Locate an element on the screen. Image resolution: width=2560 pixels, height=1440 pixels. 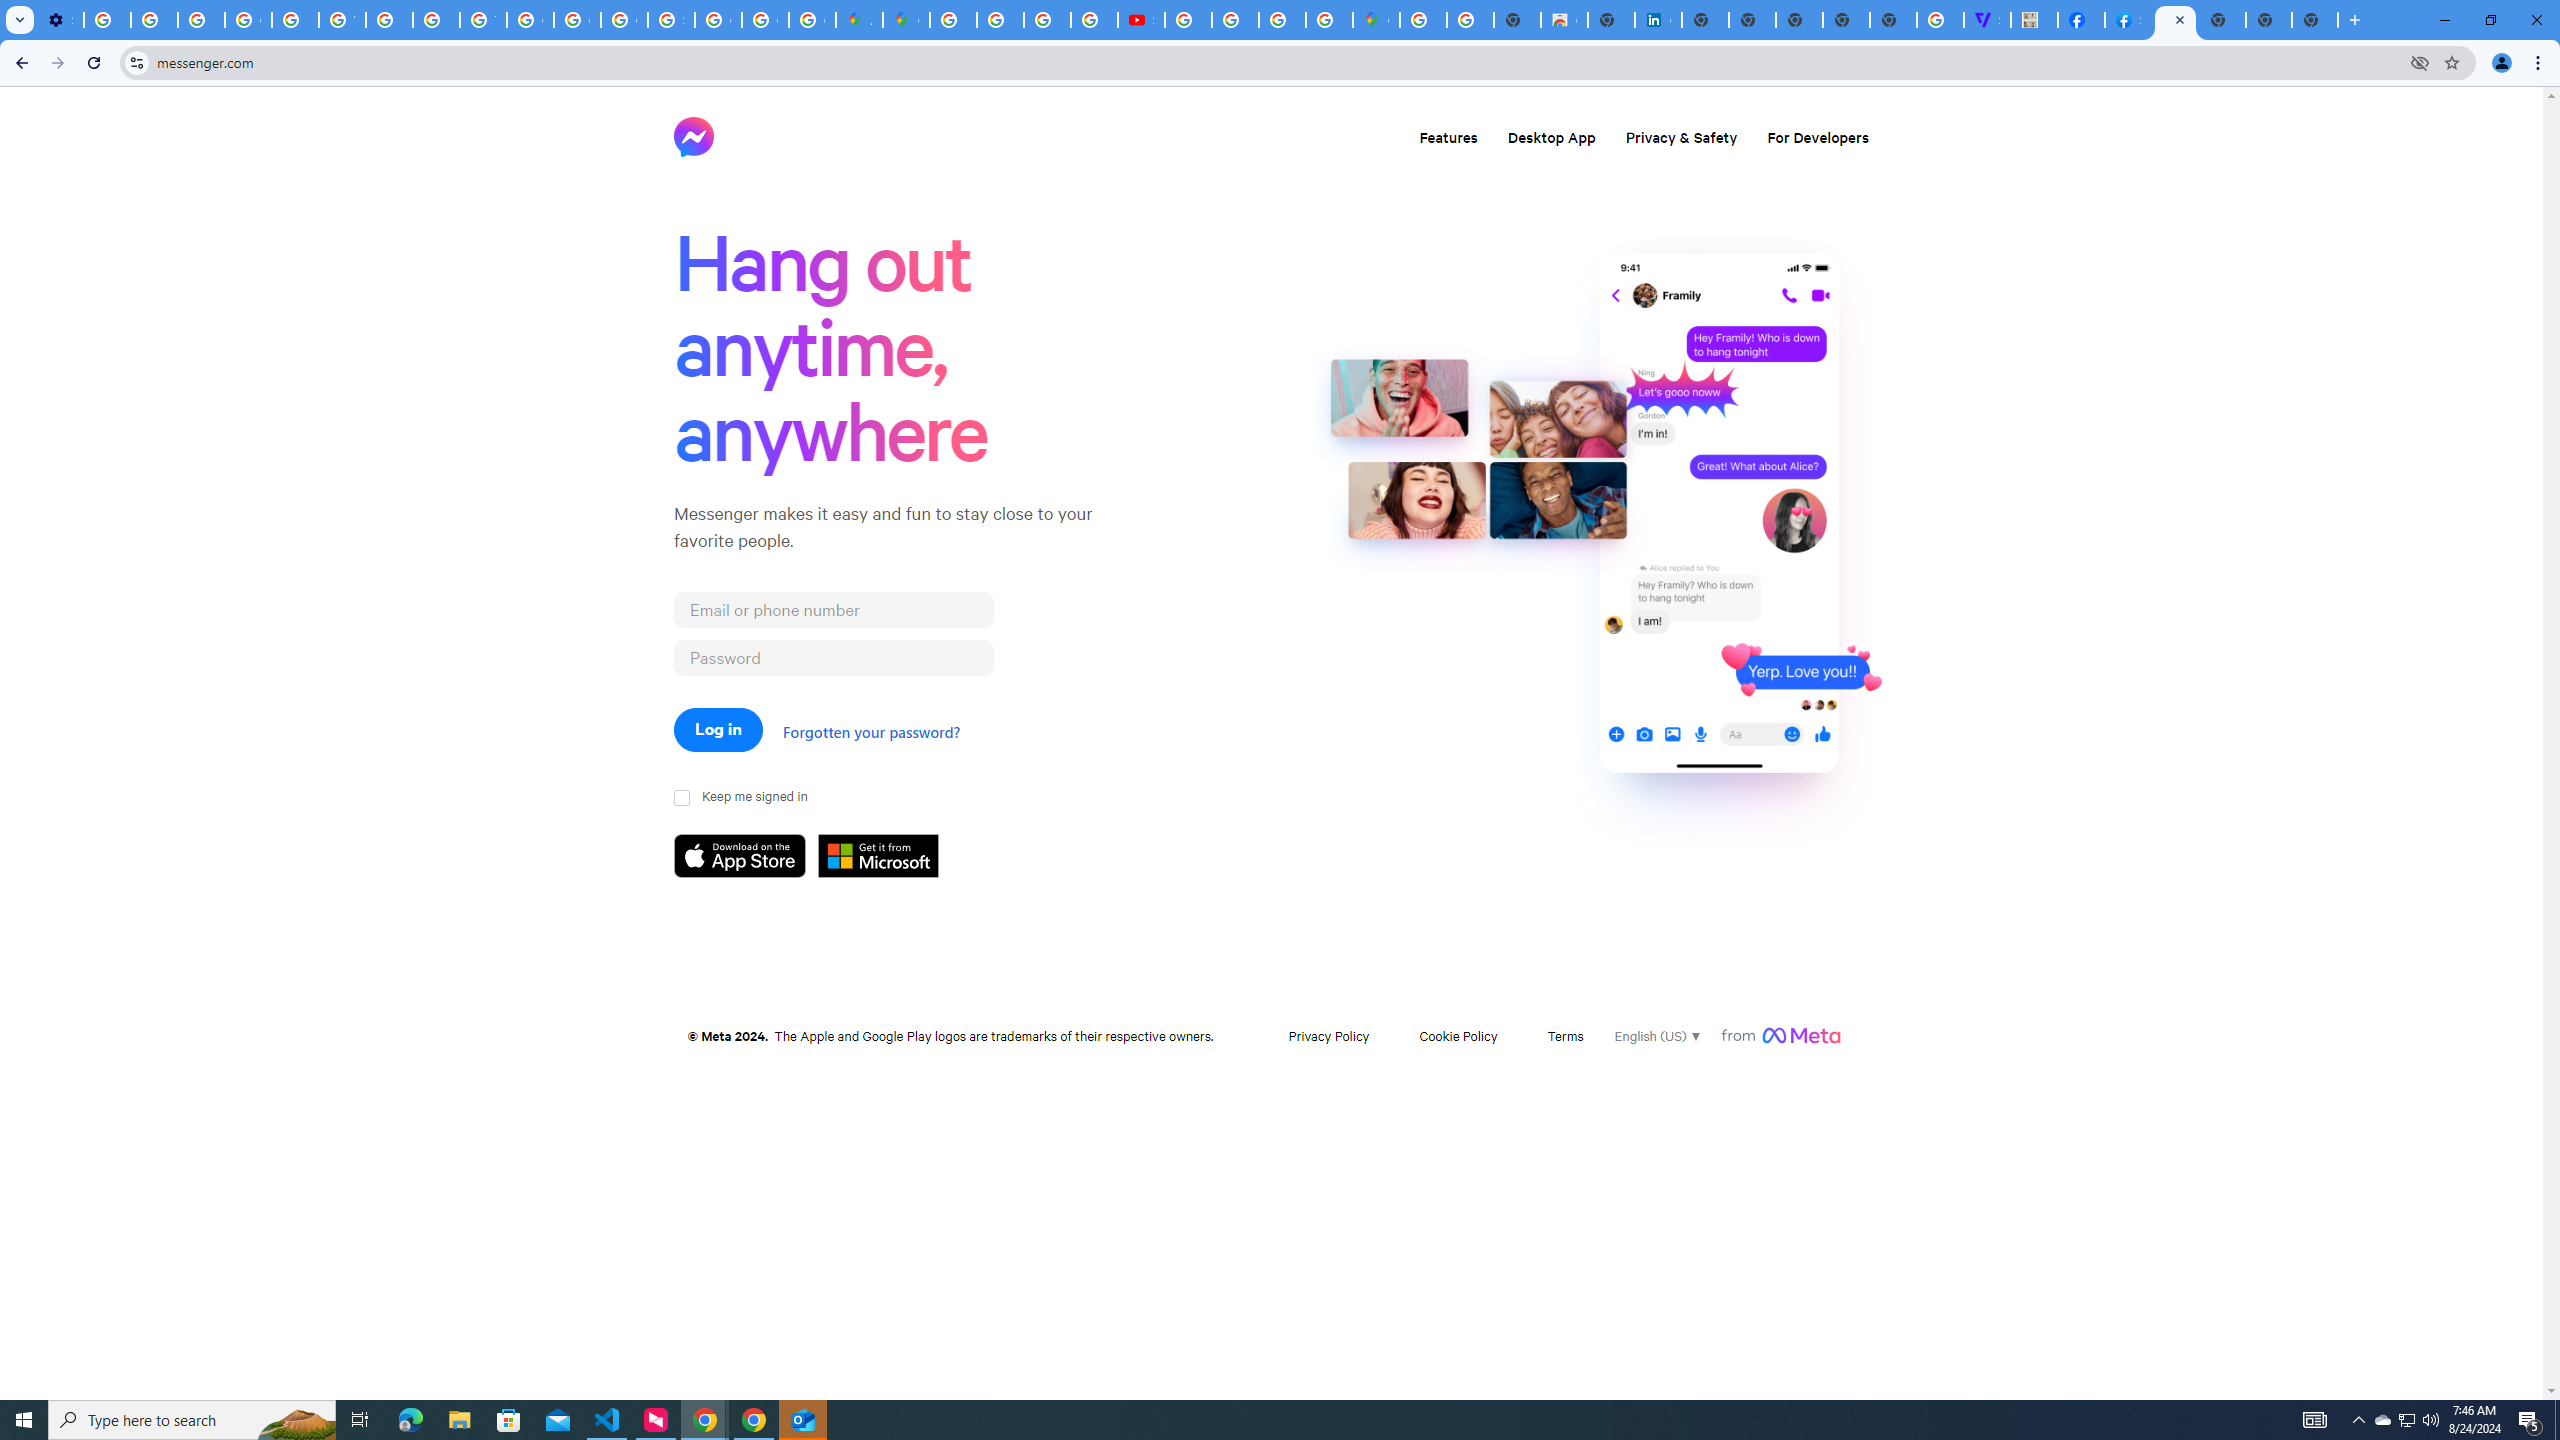
'Privacy Help Center - Policies Help' is located at coordinates (294, 19).